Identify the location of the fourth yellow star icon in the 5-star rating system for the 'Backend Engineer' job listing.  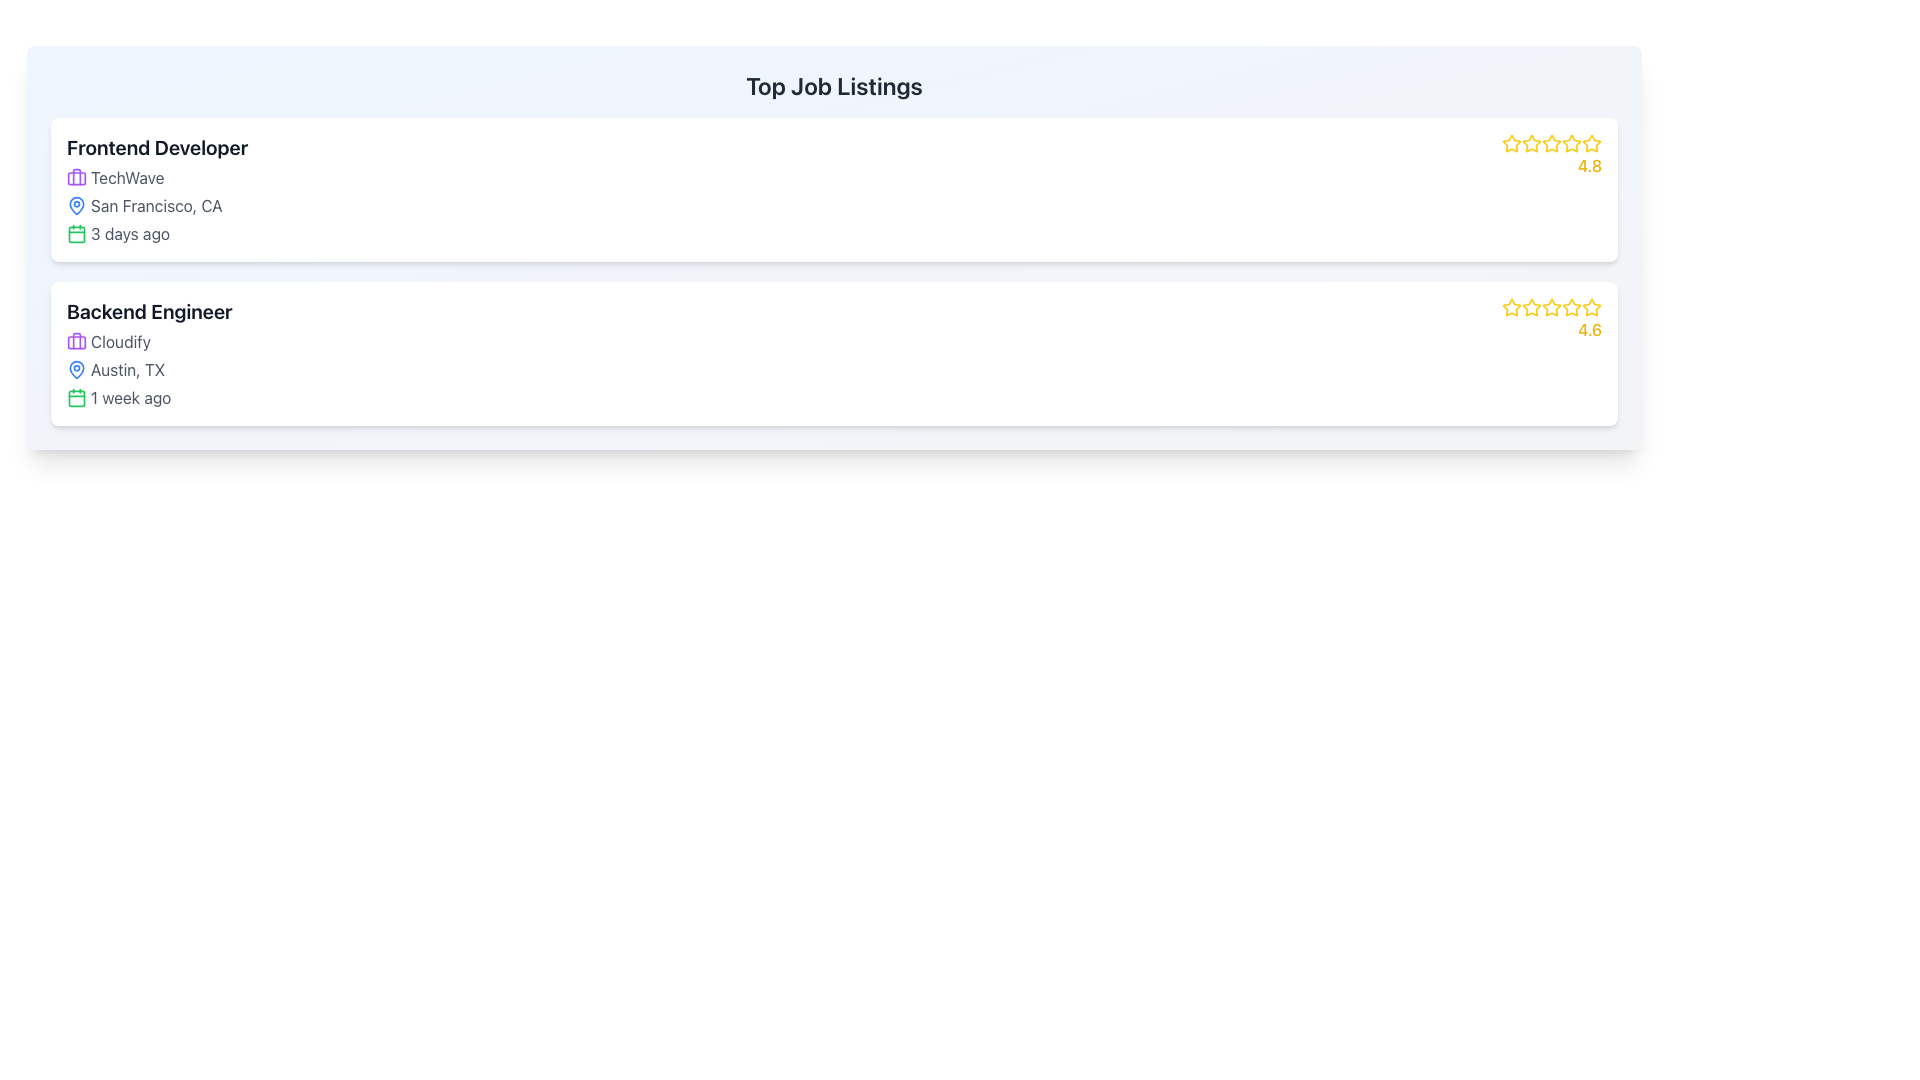
(1550, 308).